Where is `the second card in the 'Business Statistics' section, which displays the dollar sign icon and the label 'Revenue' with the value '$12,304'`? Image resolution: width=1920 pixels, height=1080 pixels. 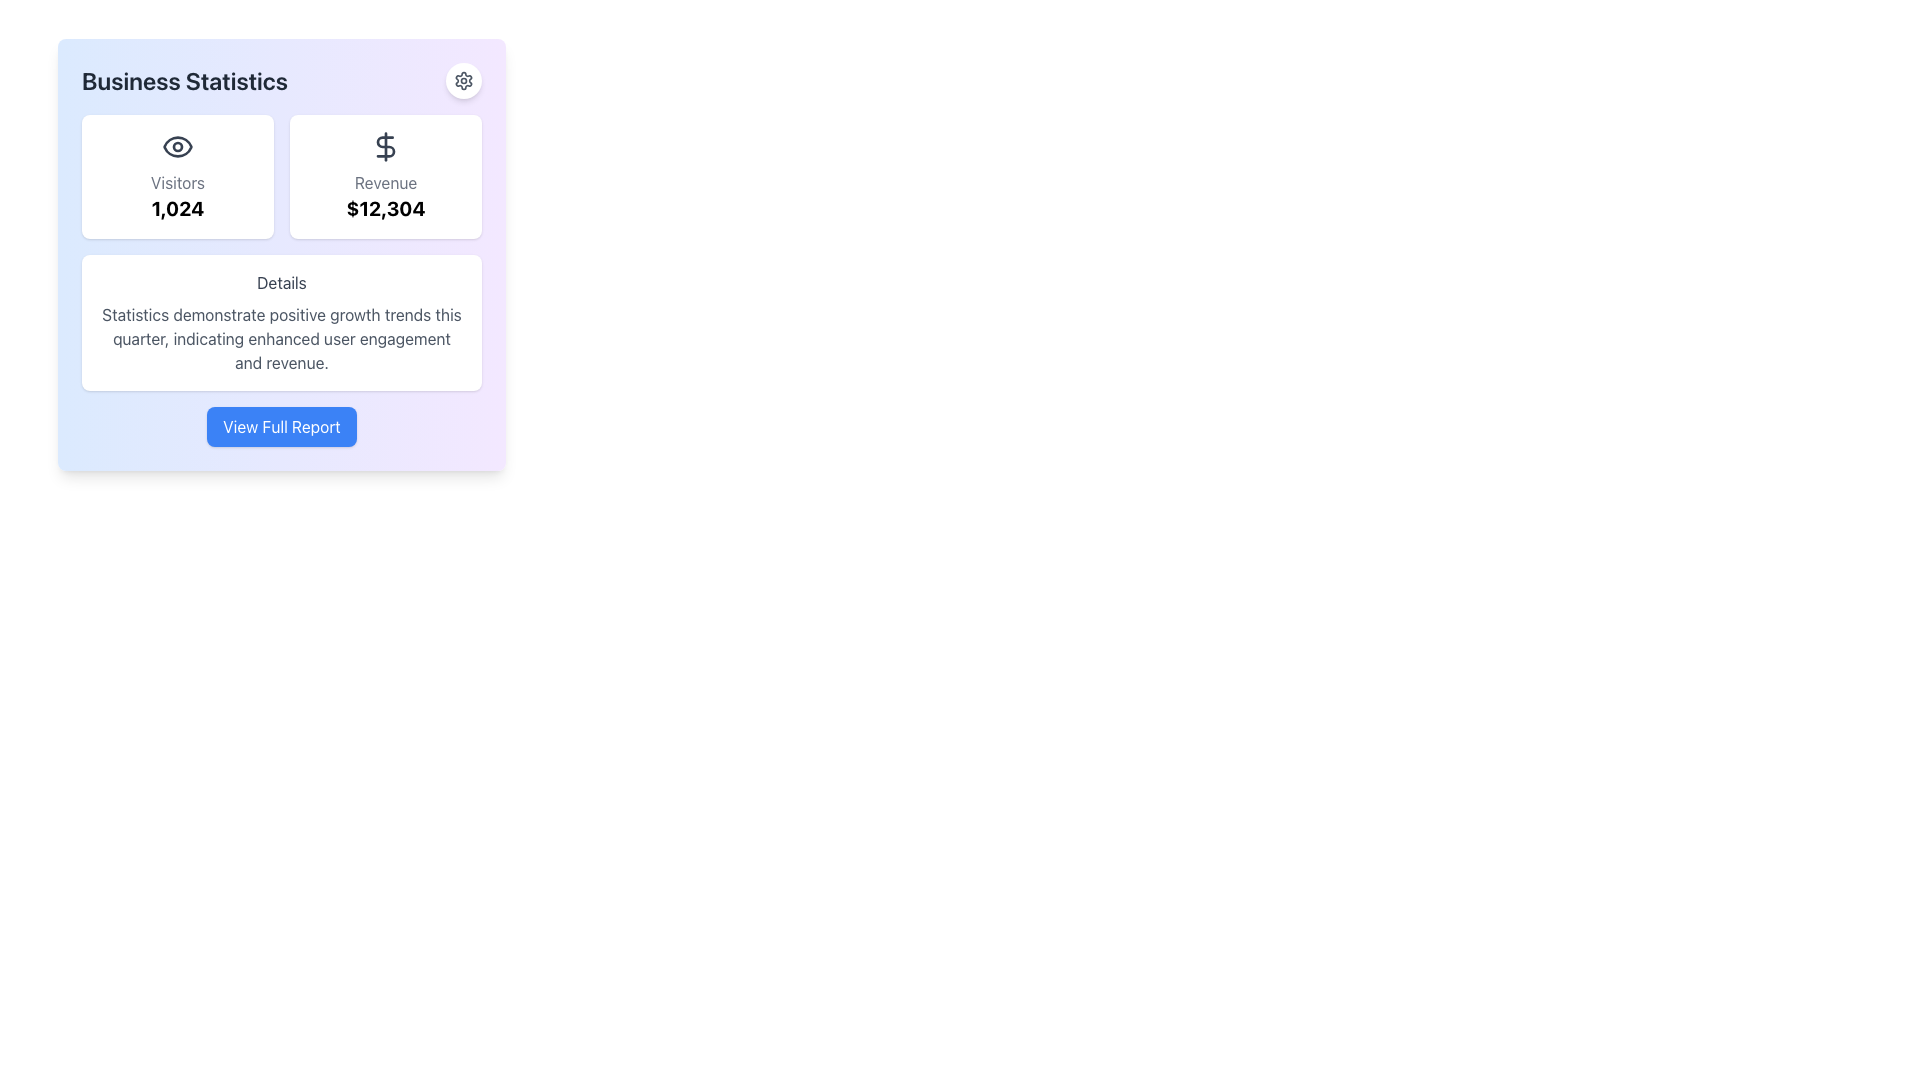
the second card in the 'Business Statistics' section, which displays the dollar sign icon and the label 'Revenue' with the value '$12,304' is located at coordinates (385, 176).